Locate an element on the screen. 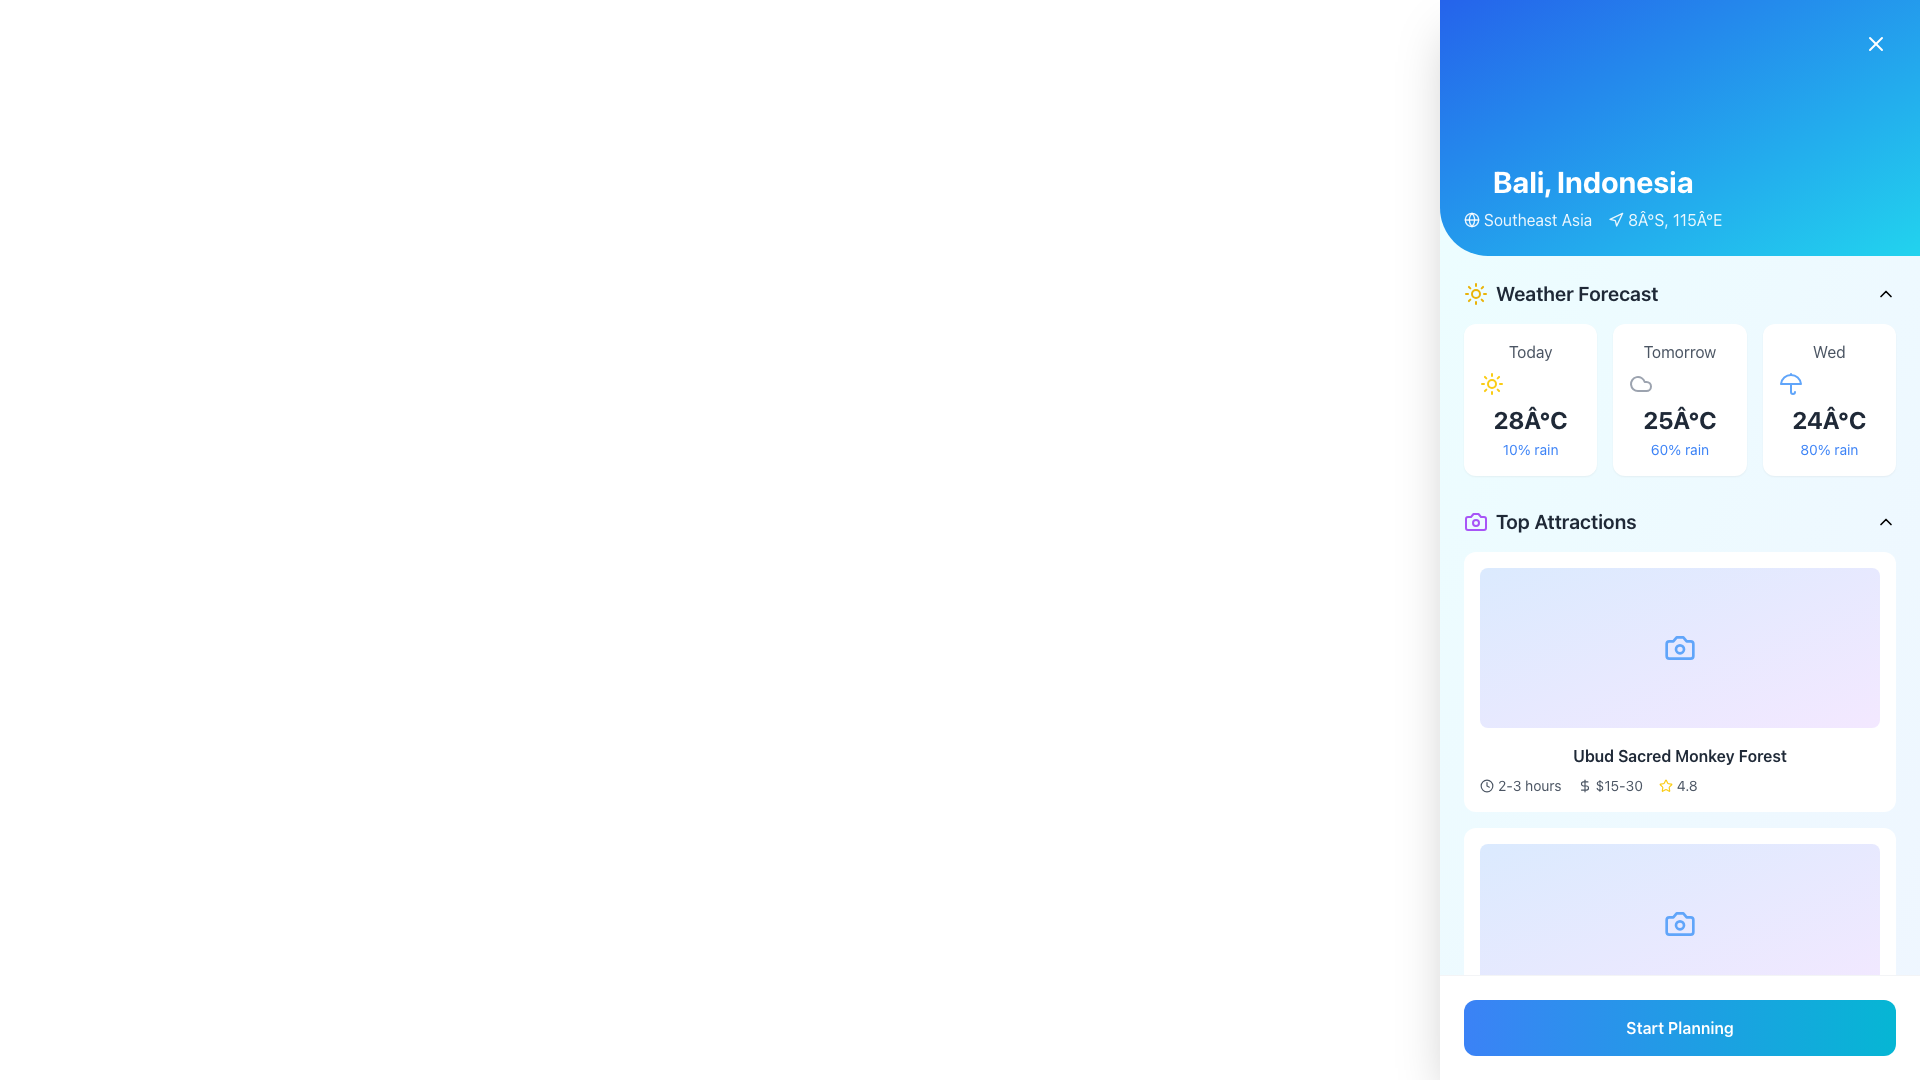 Image resolution: width=1920 pixels, height=1080 pixels. the small chevron icon pointing upwards located at the far right of the 'Weather Forecast' header bar to trigger tooltip or highlight effects is located at coordinates (1885, 293).